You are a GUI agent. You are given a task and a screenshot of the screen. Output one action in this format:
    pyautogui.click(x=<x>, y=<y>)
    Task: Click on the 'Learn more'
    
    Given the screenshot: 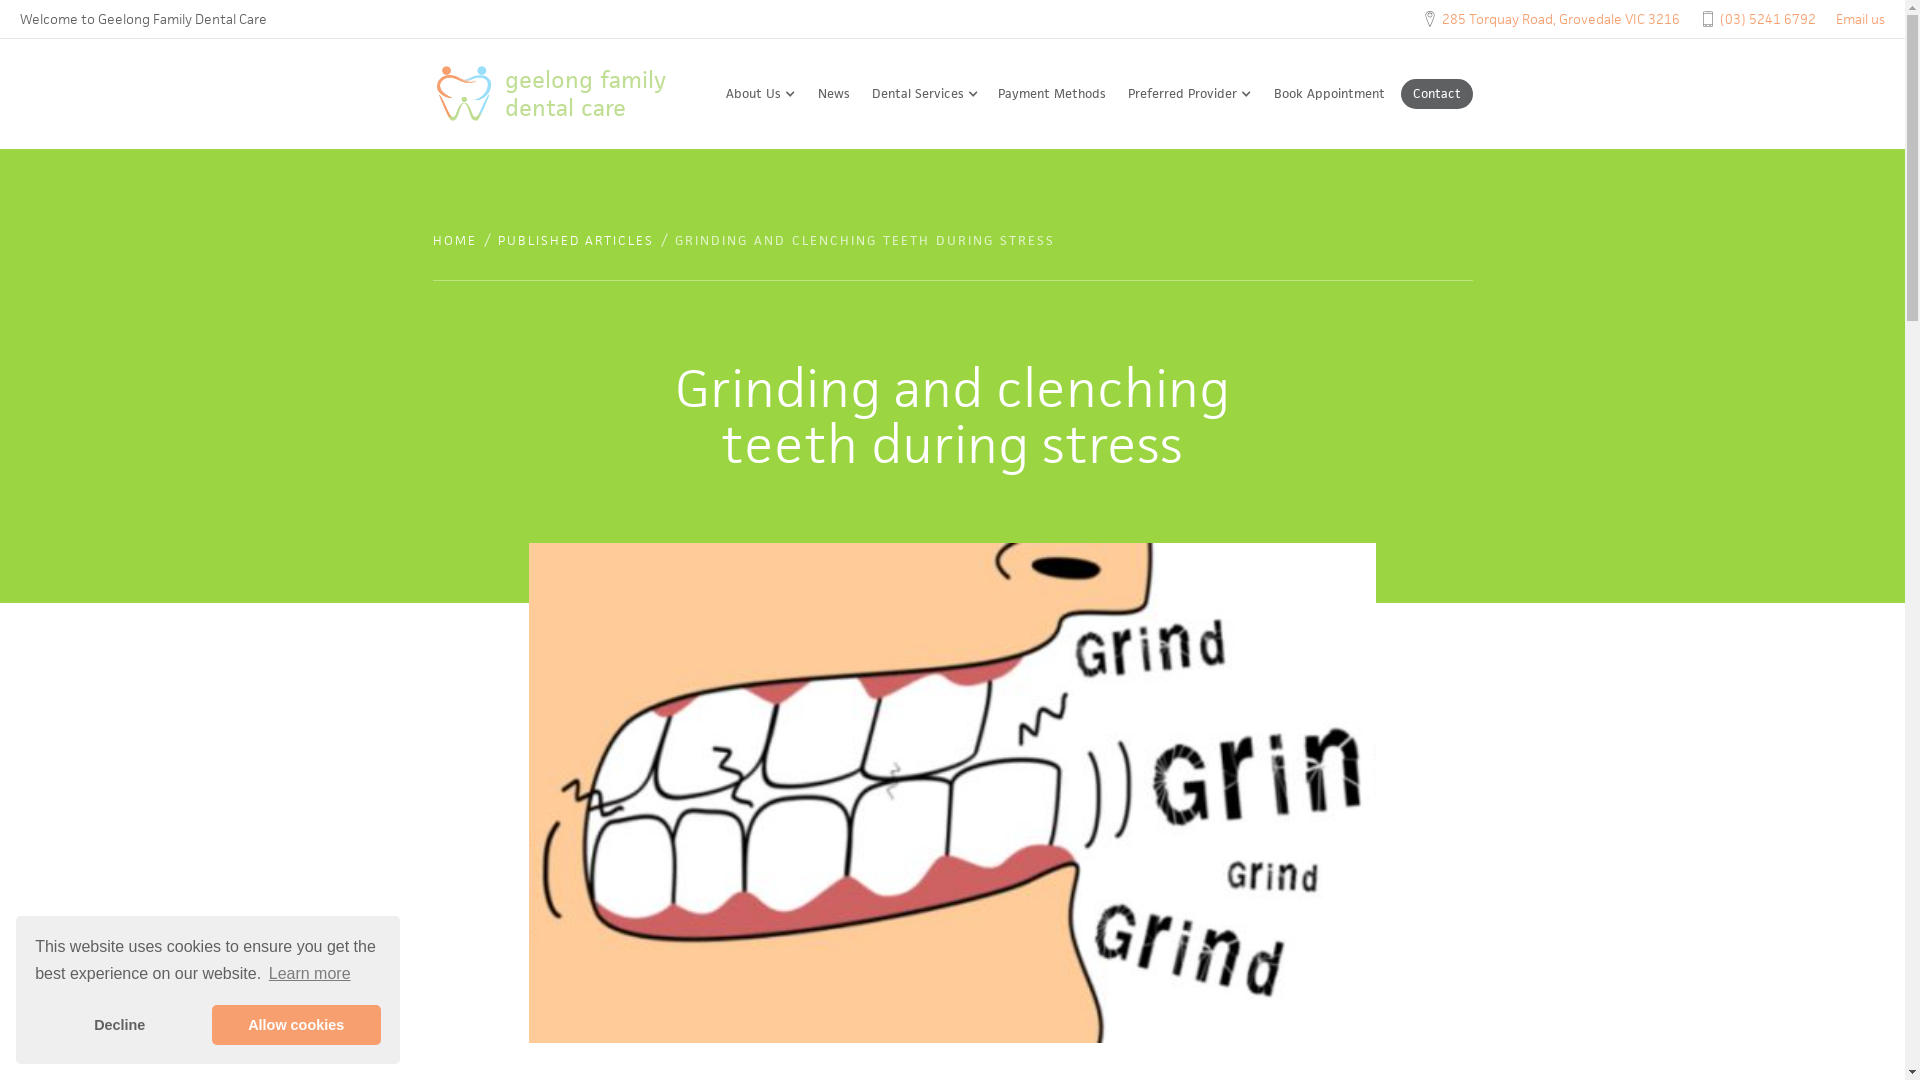 What is the action you would take?
    pyautogui.click(x=309, y=973)
    